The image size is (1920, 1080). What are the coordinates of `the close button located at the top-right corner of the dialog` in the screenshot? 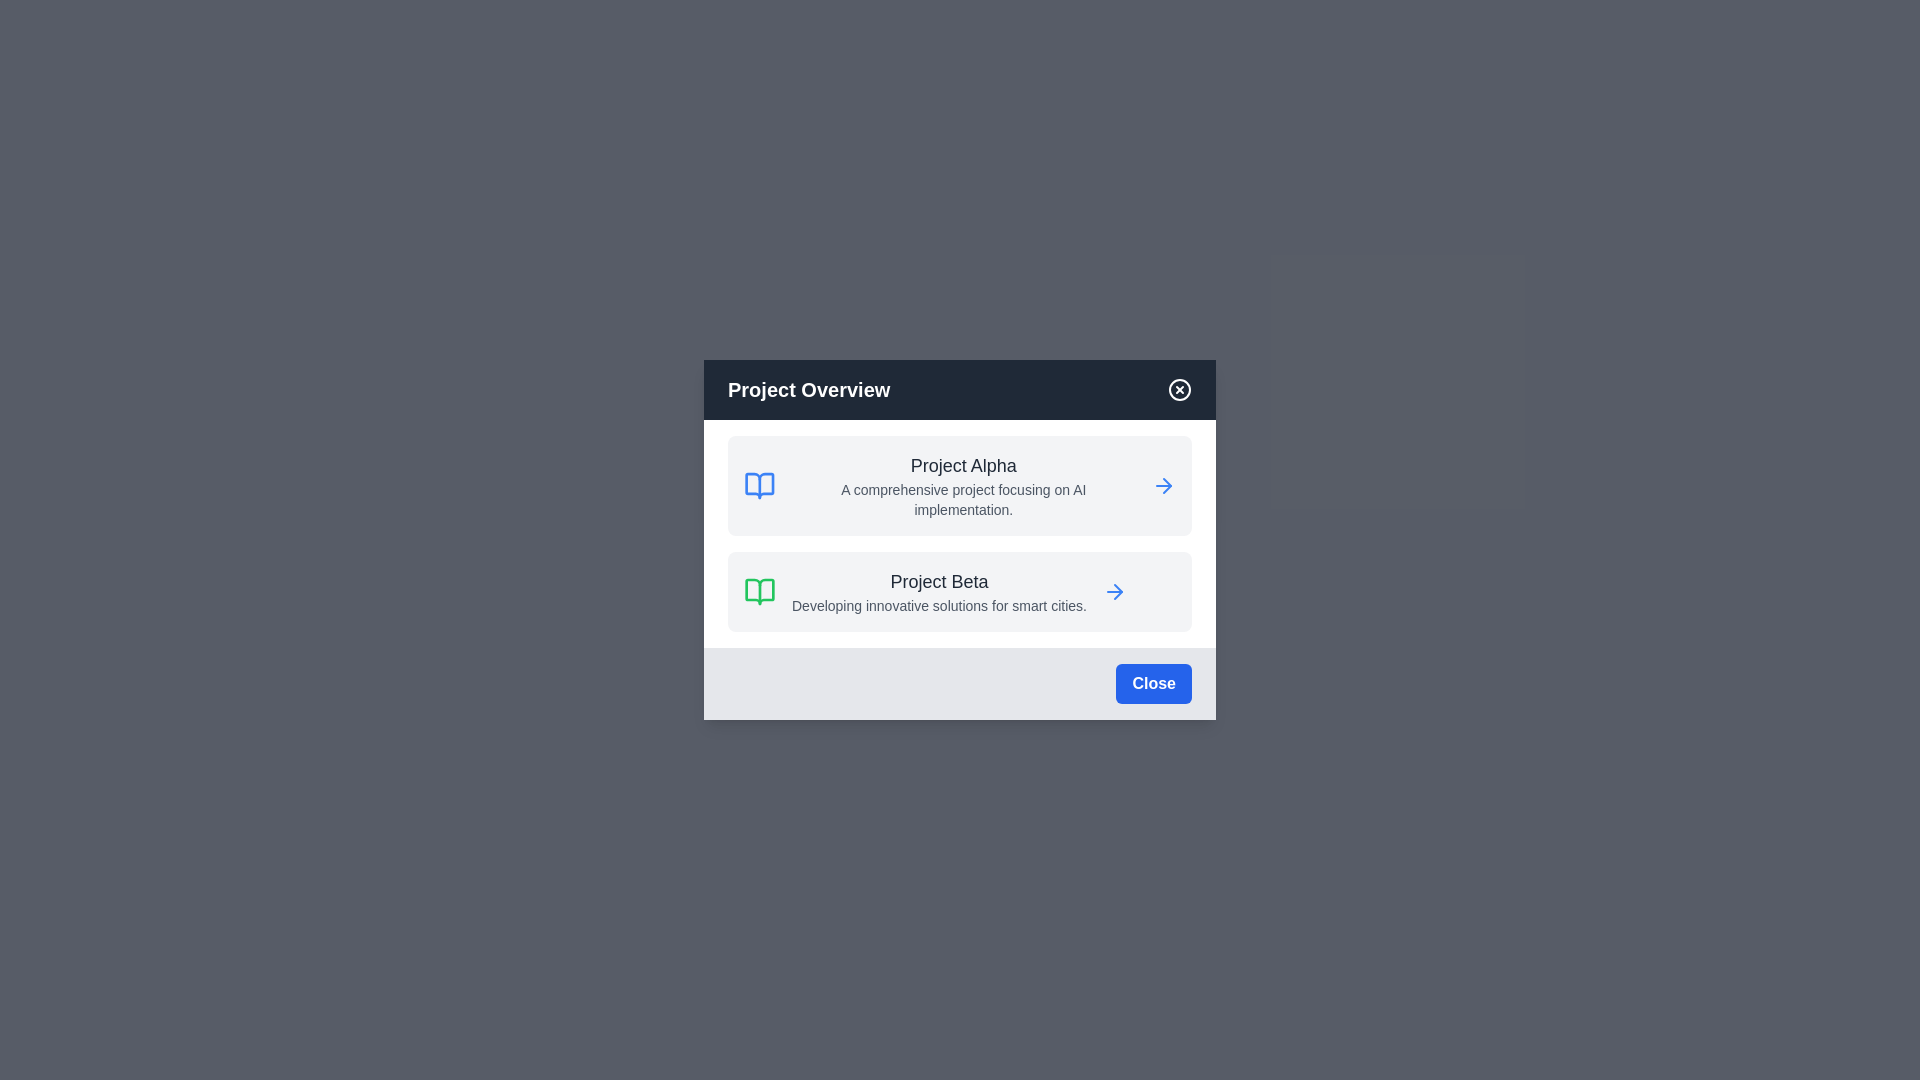 It's located at (1180, 389).